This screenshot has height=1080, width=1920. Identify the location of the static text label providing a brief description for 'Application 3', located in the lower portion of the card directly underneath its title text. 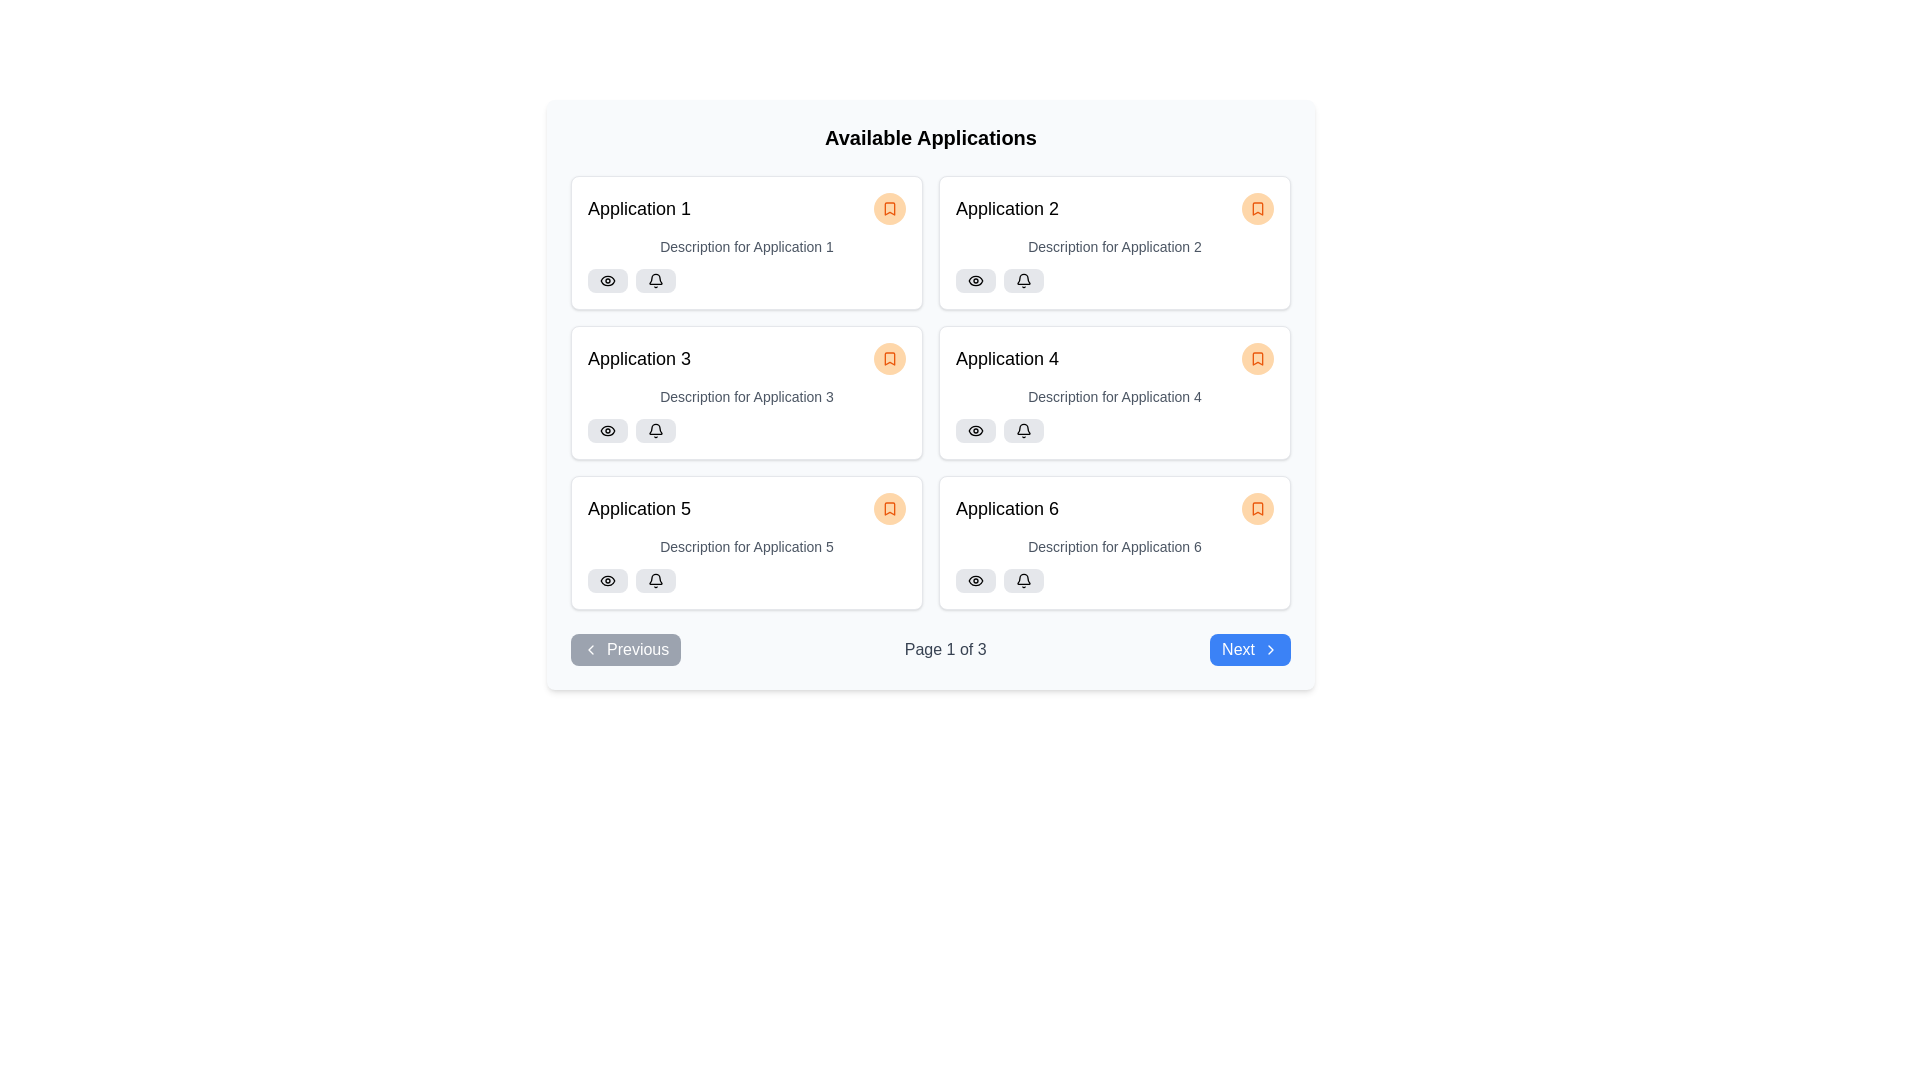
(746, 397).